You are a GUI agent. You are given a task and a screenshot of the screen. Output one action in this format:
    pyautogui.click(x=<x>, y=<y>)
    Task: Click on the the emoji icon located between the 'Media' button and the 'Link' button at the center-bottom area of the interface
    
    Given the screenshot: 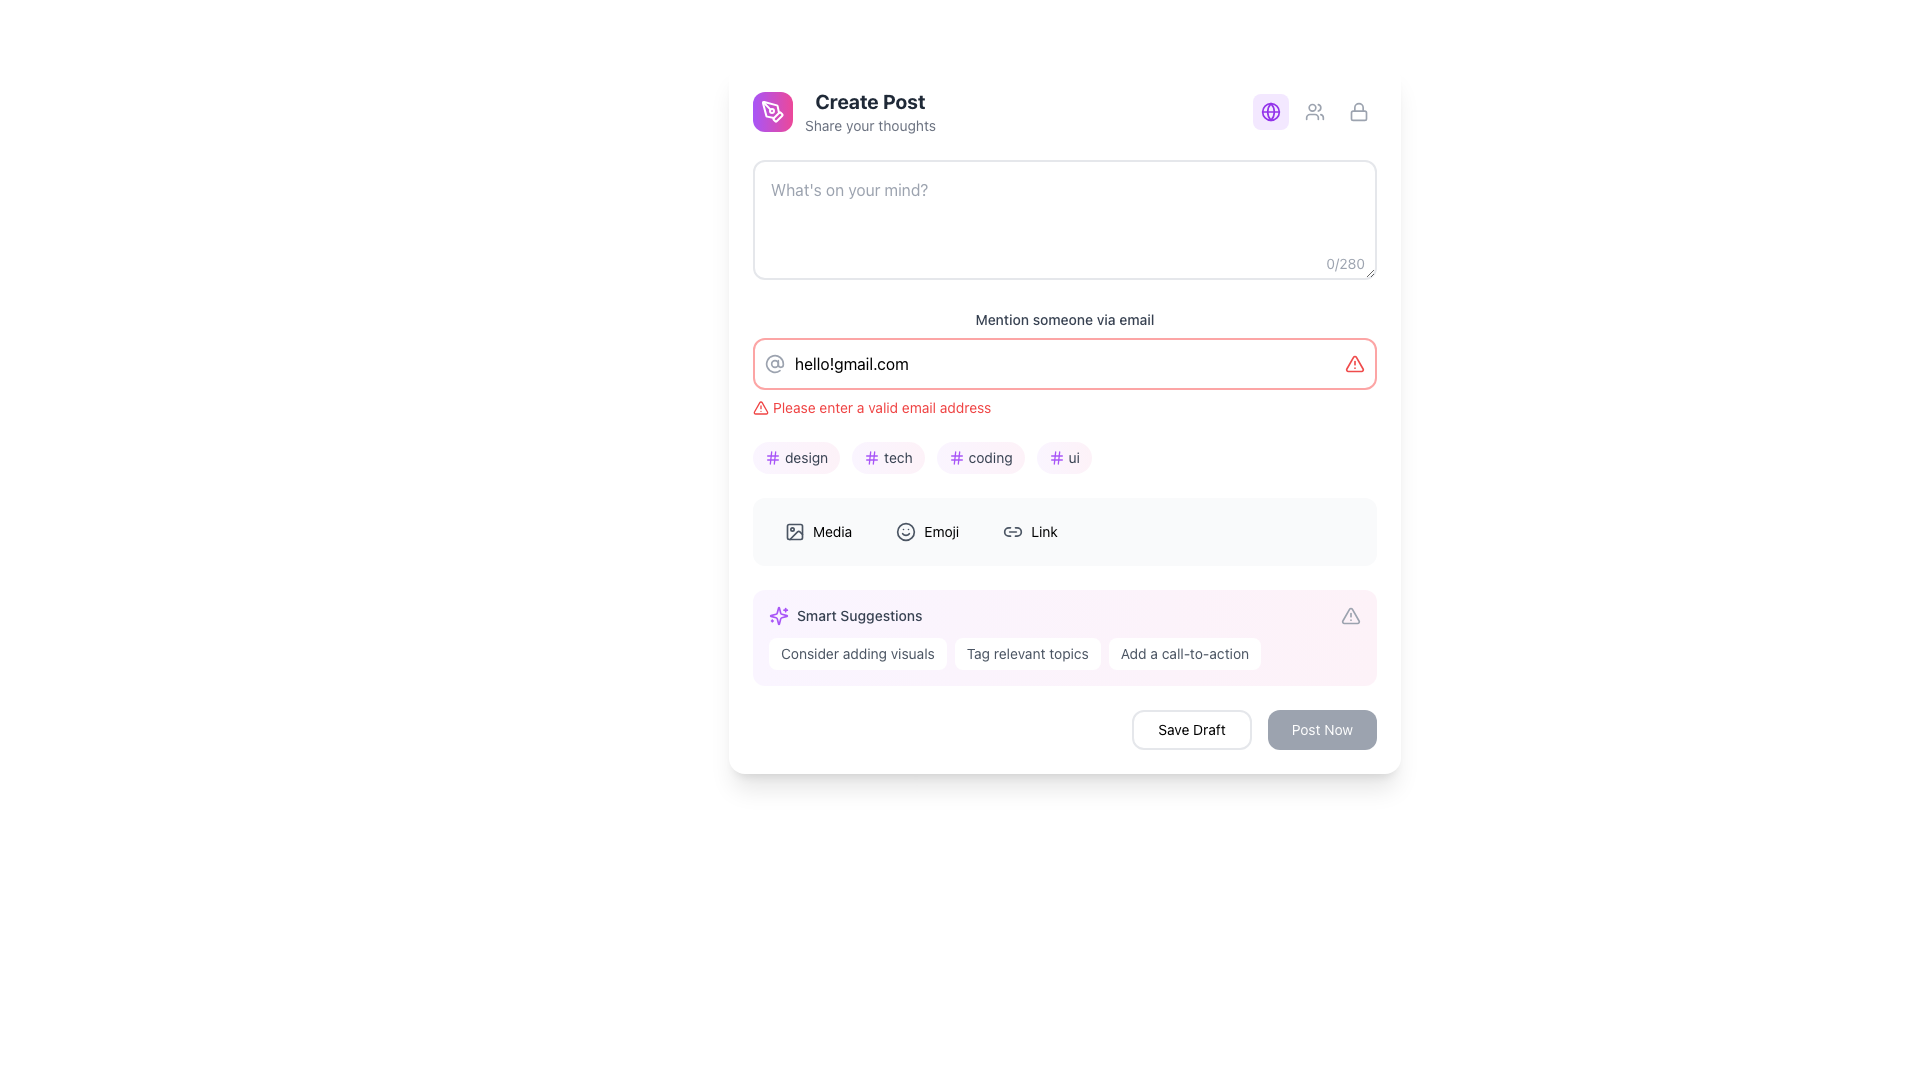 What is the action you would take?
    pyautogui.click(x=905, y=531)
    